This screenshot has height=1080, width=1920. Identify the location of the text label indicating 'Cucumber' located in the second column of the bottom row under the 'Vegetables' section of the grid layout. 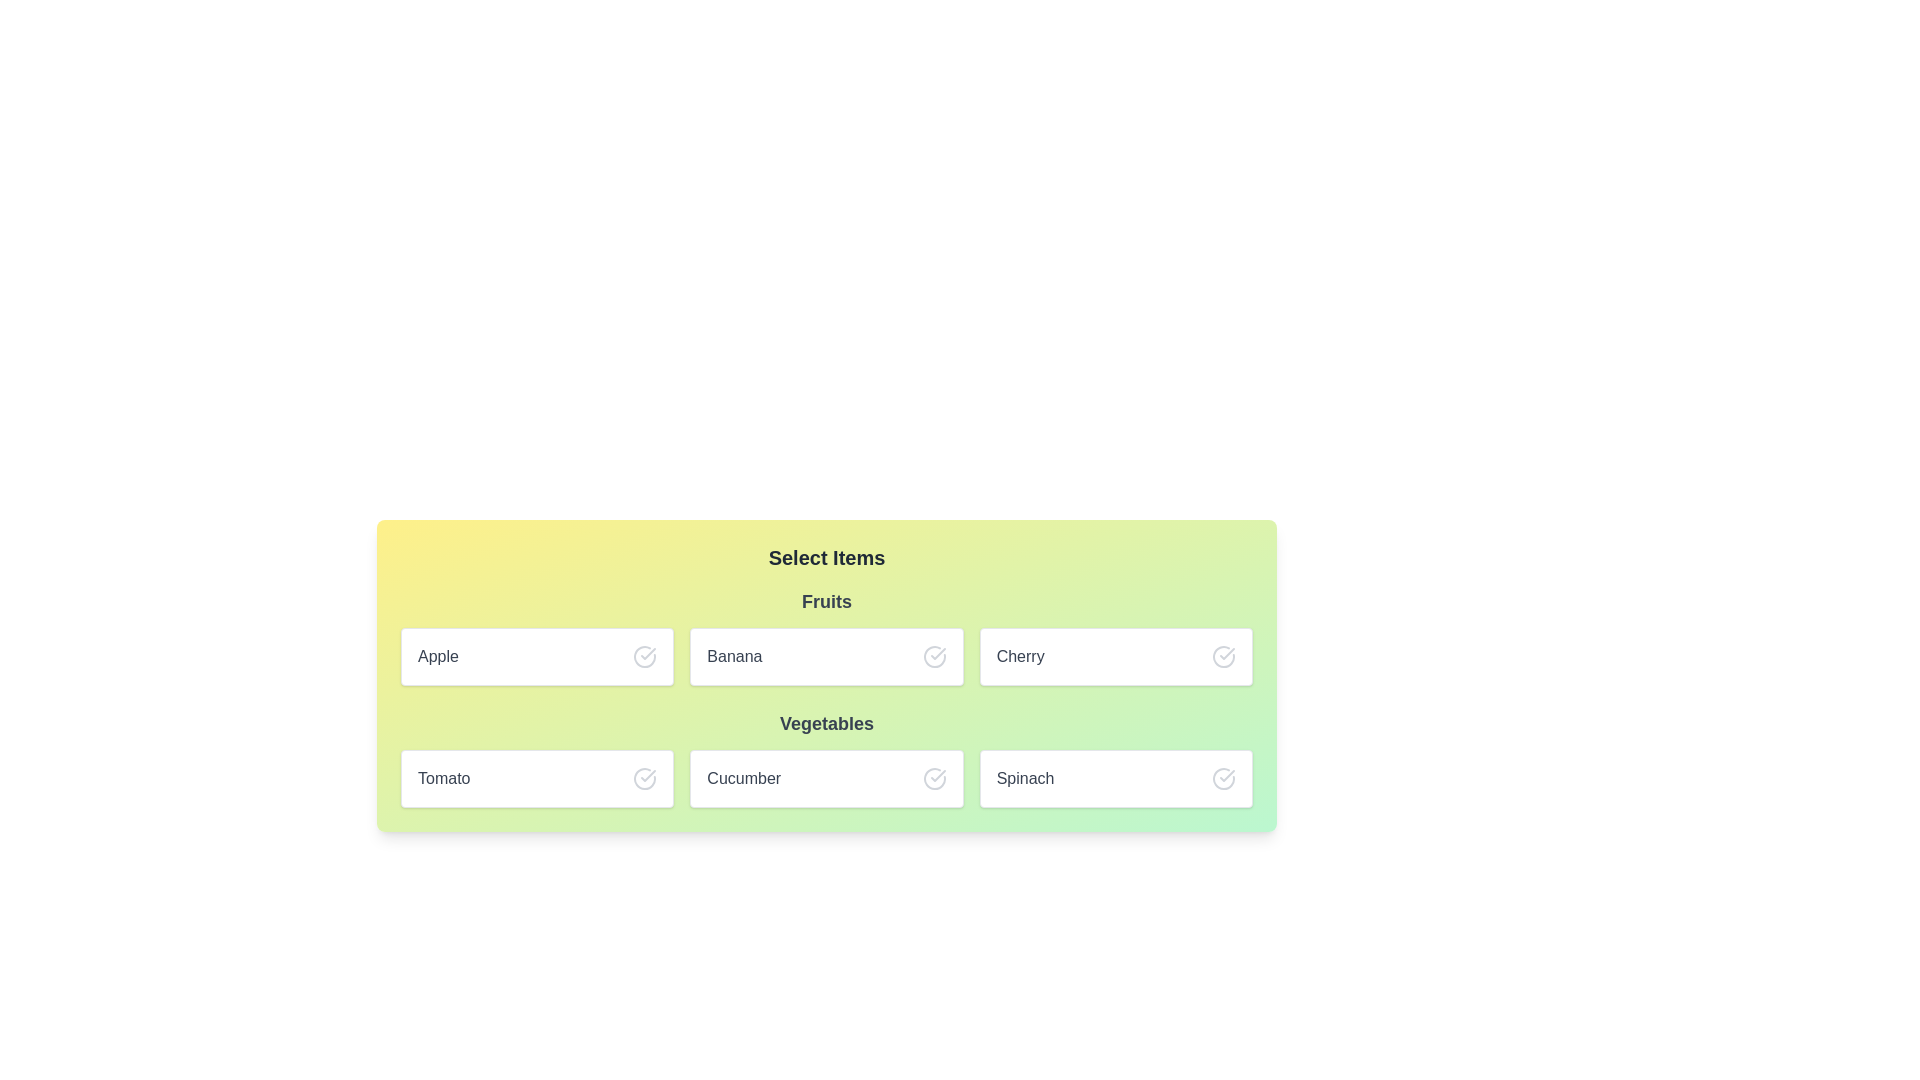
(743, 778).